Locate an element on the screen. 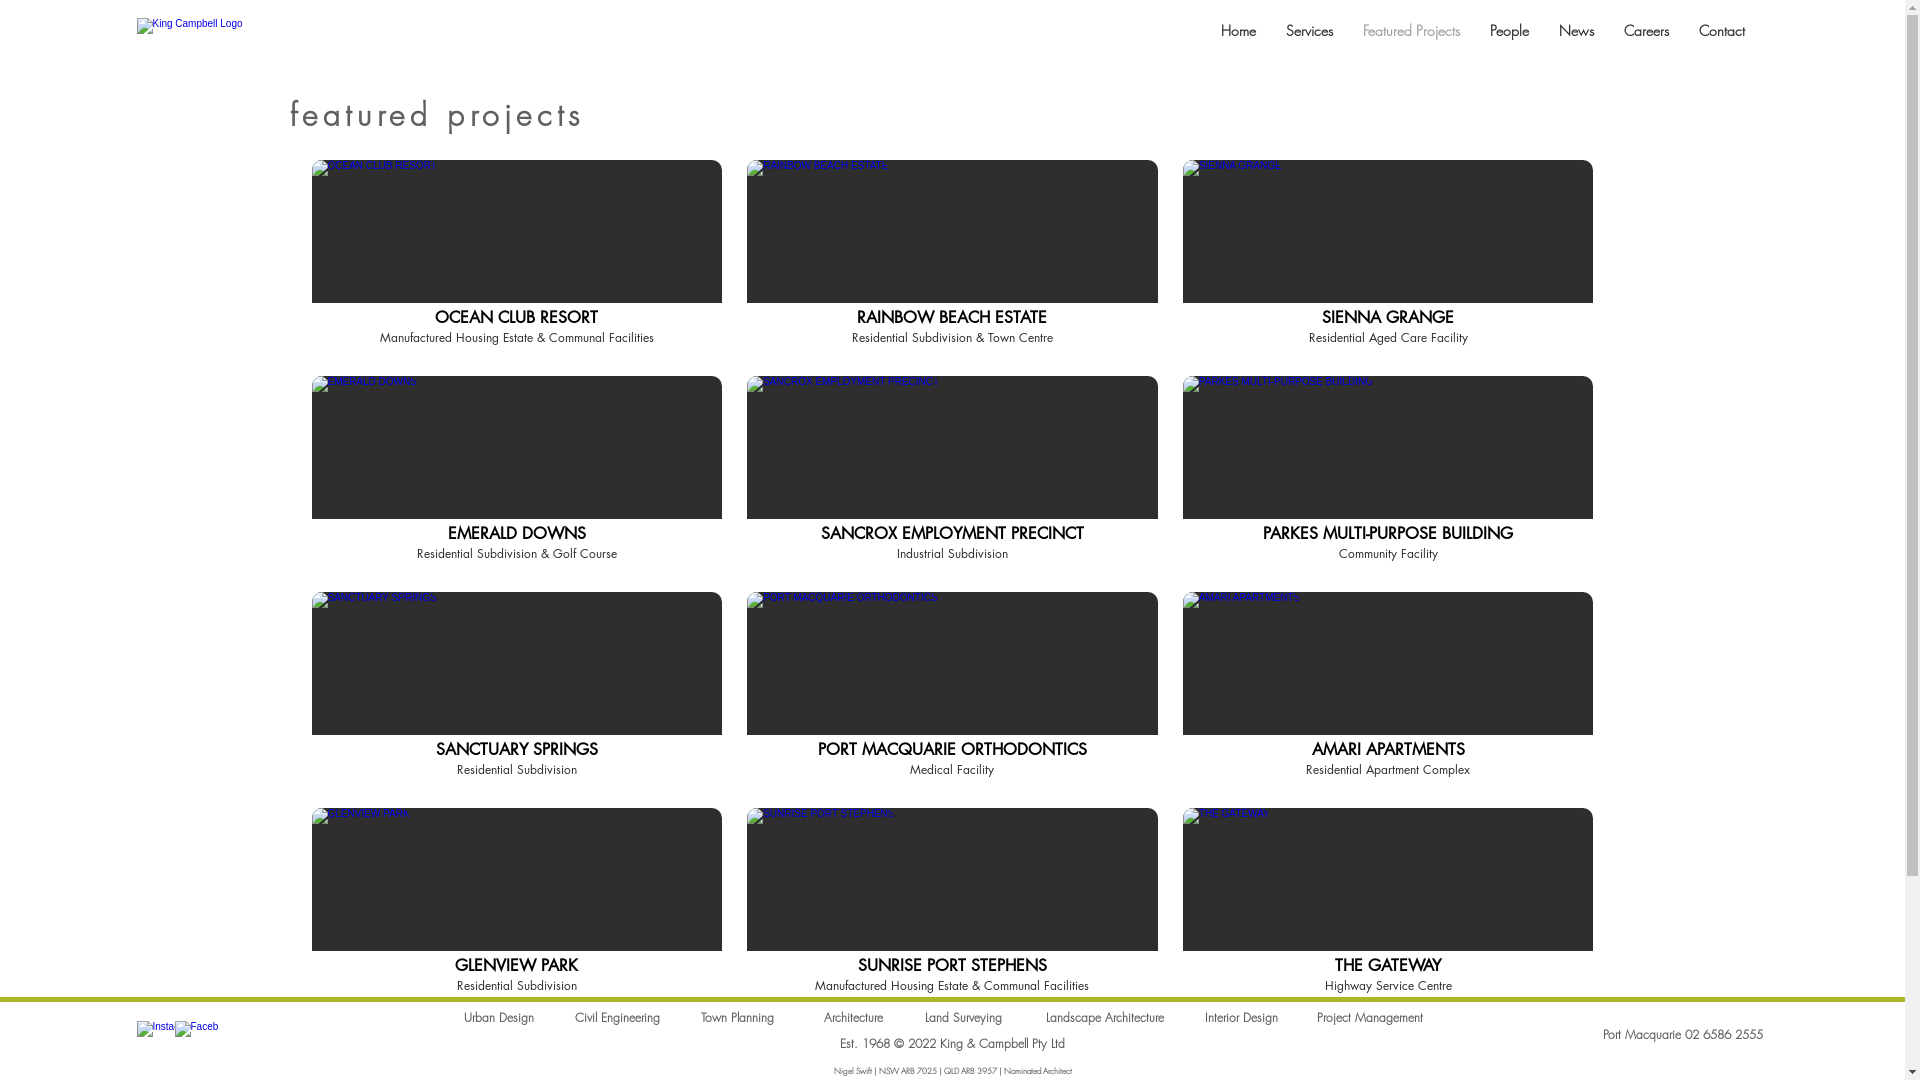 The height and width of the screenshot is (1080, 1920). 'Town Planning' is located at coordinates (700, 1017).